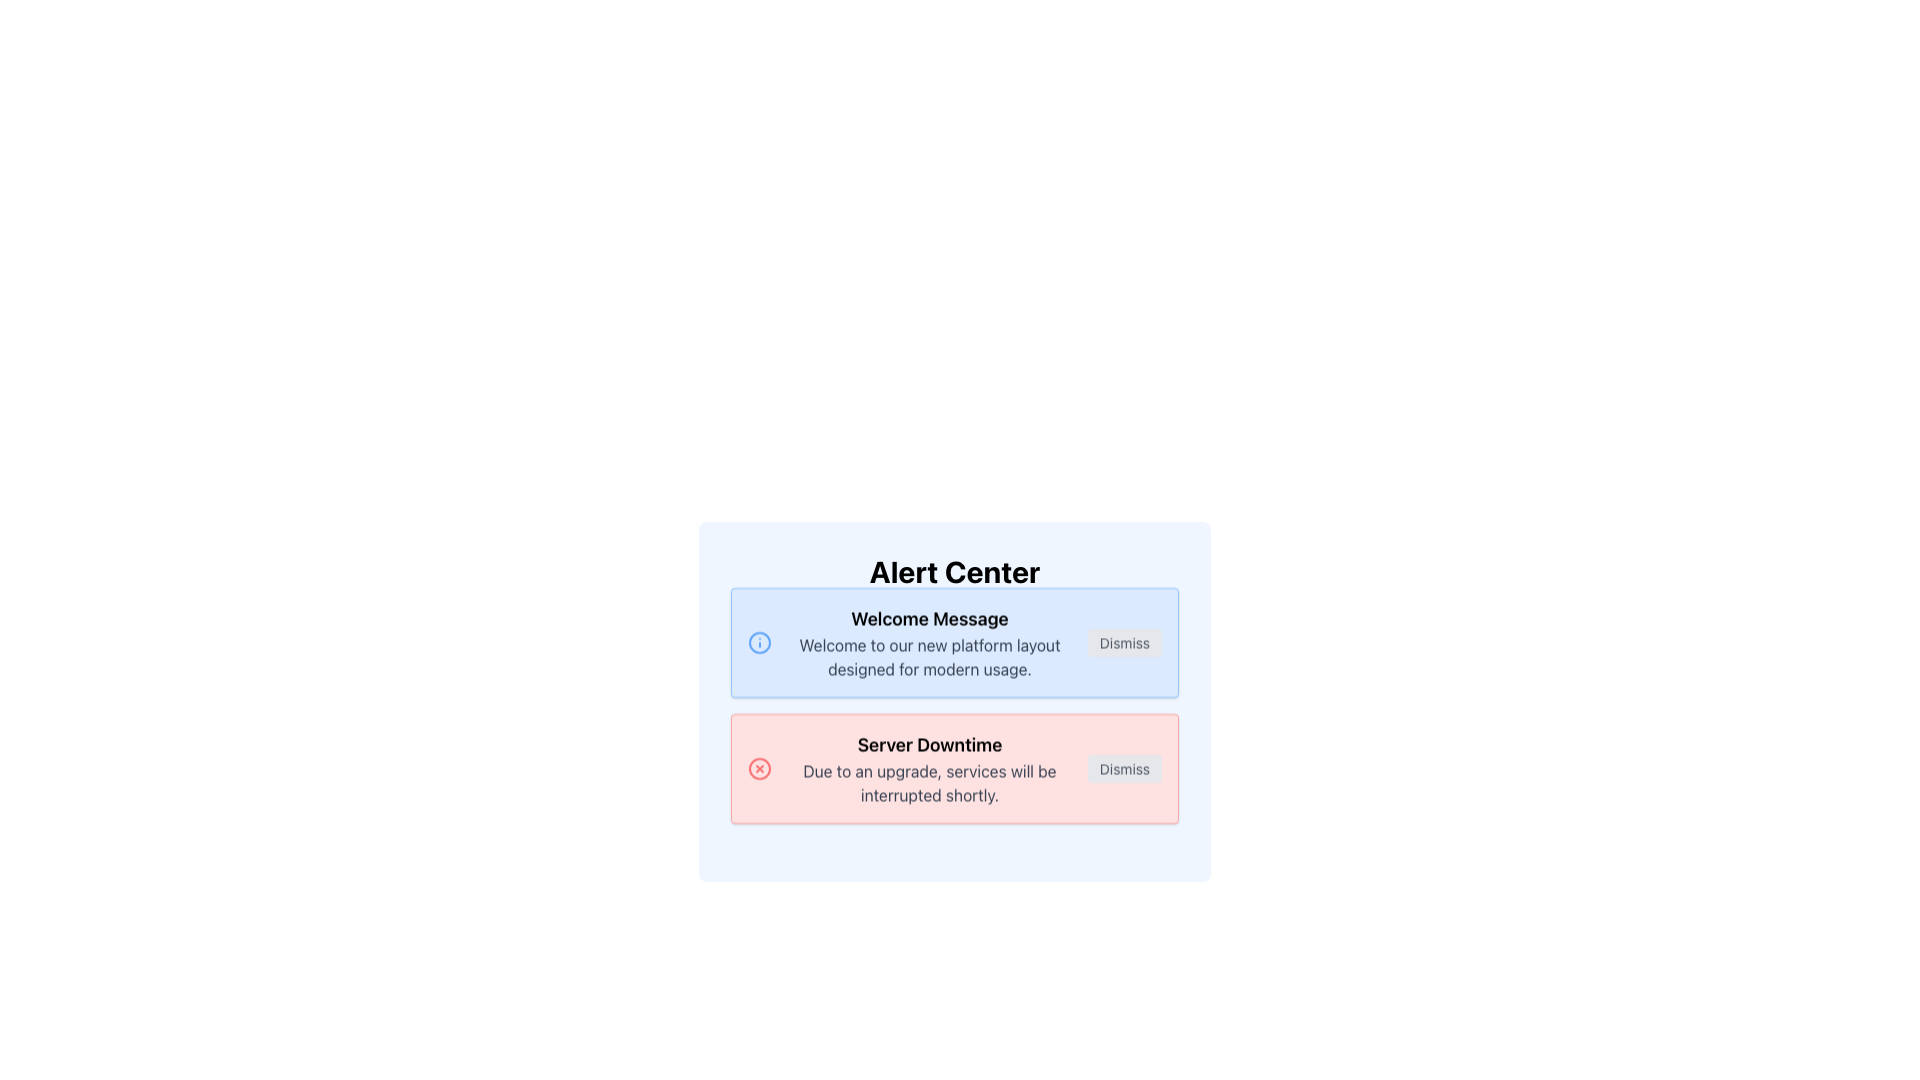 This screenshot has height=1080, width=1920. Describe the element at coordinates (929, 785) in the screenshot. I see `notification message displayed in the text label located on the second alert card below the 'Server Downtime' header` at that location.